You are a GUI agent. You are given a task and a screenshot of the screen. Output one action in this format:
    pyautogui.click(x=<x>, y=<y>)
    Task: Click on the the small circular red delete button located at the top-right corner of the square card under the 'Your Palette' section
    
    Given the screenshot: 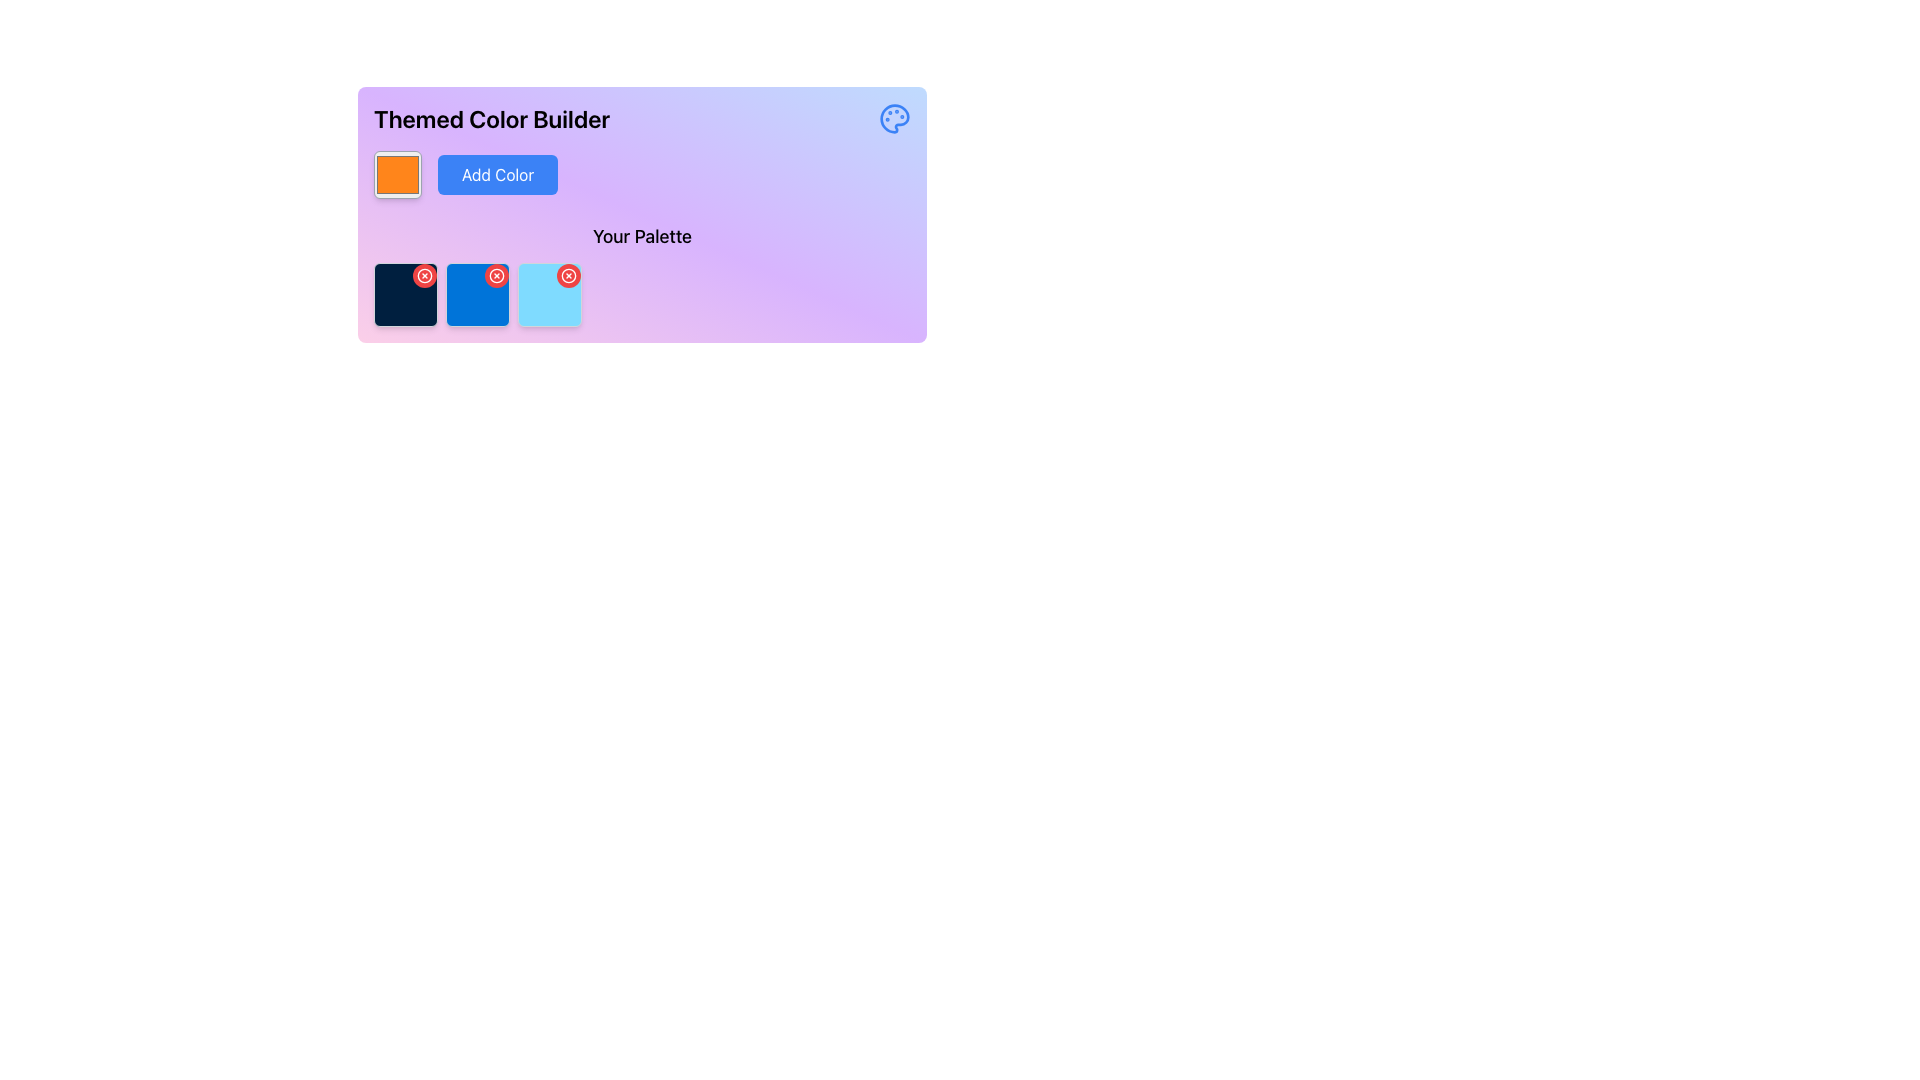 What is the action you would take?
    pyautogui.click(x=424, y=276)
    